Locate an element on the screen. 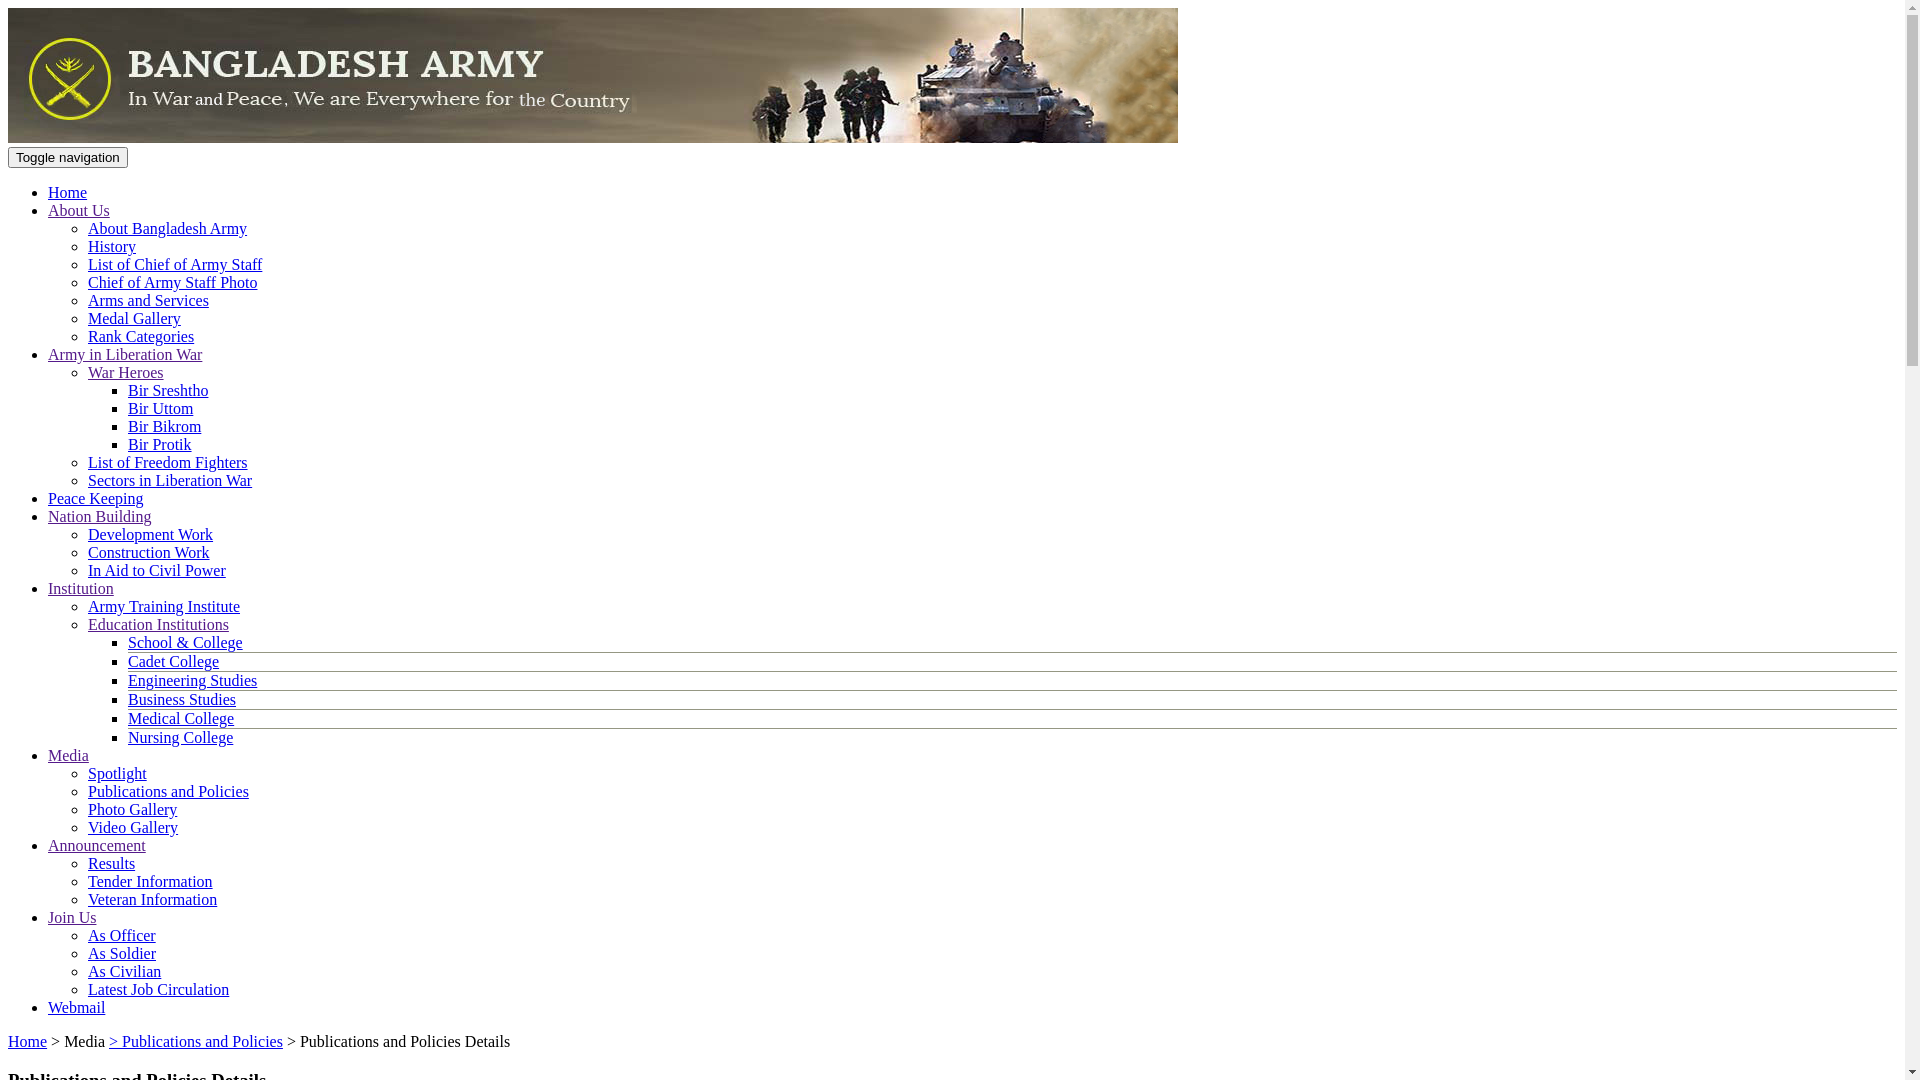 The height and width of the screenshot is (1080, 1920). 'Spotlight' is located at coordinates (116, 772).